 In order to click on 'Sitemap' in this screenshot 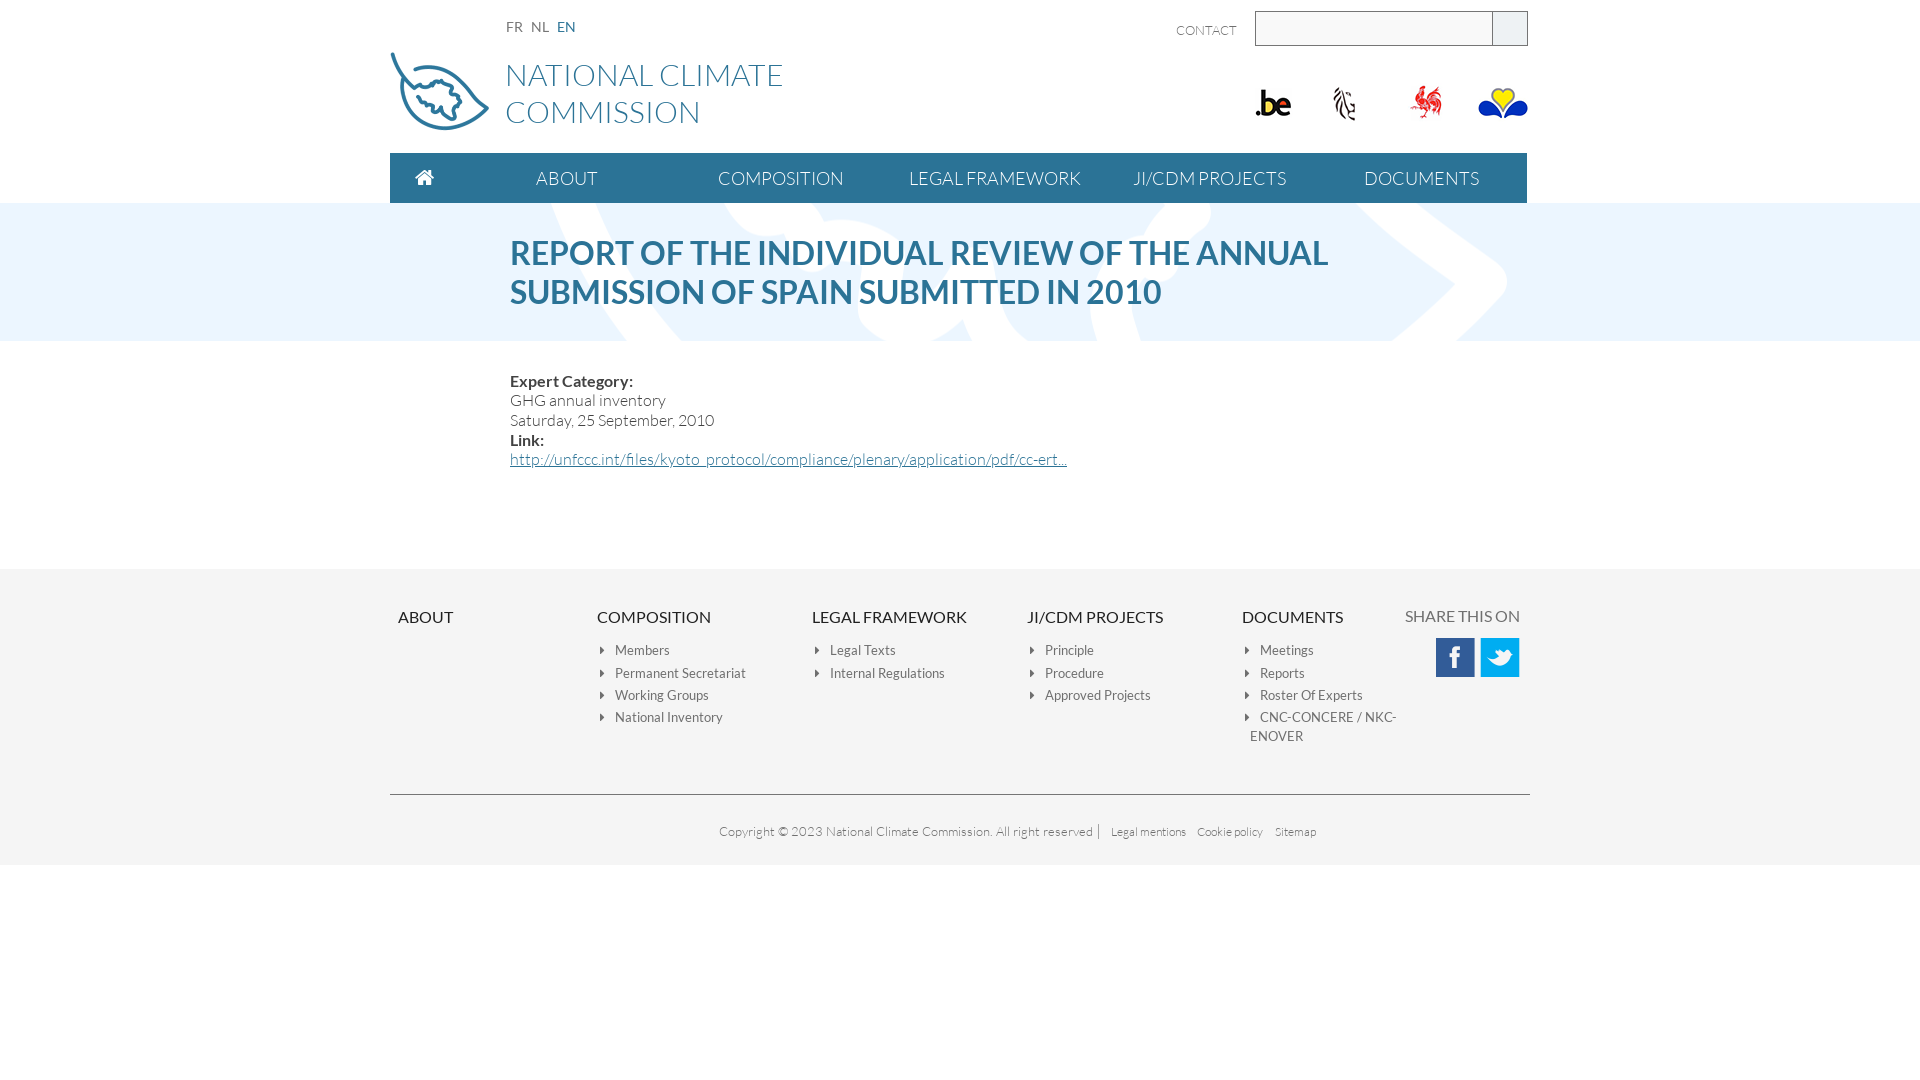, I will do `click(1294, 831)`.